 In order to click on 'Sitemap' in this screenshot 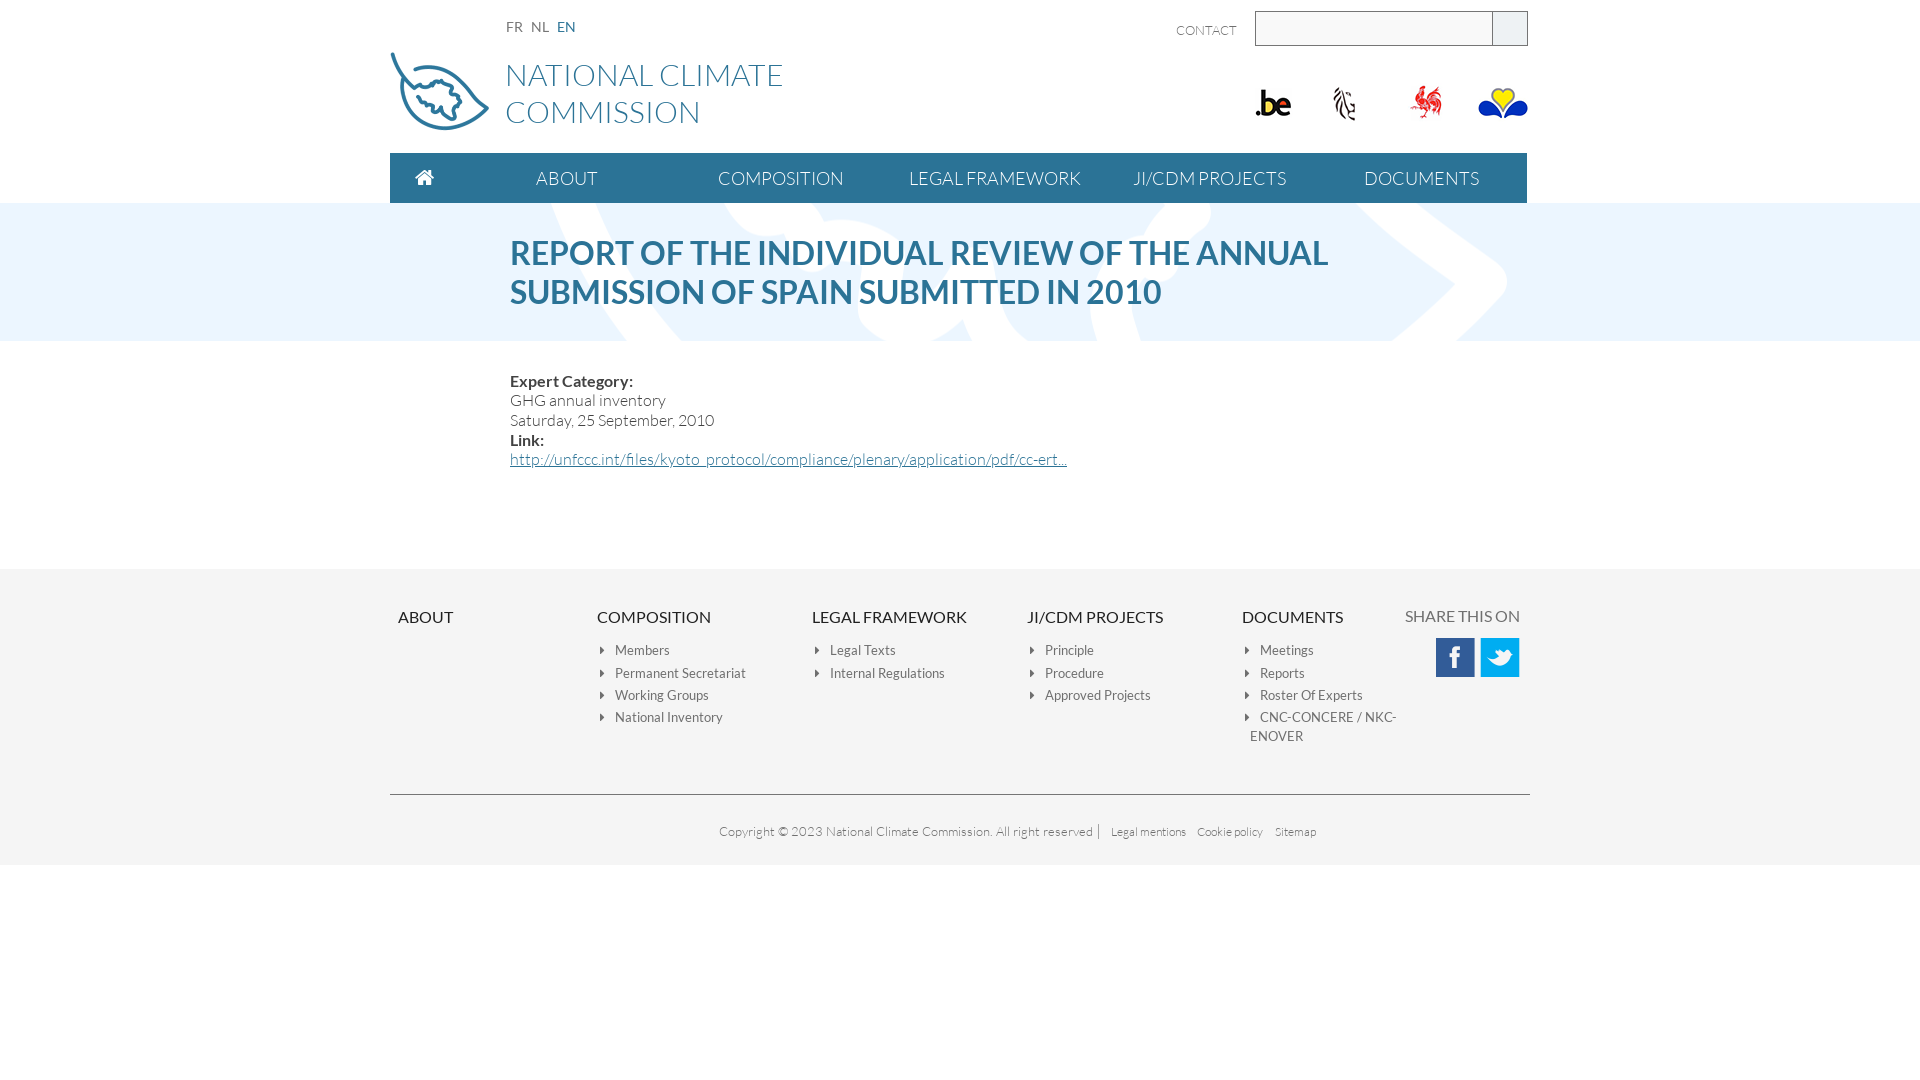, I will do `click(1294, 831)`.